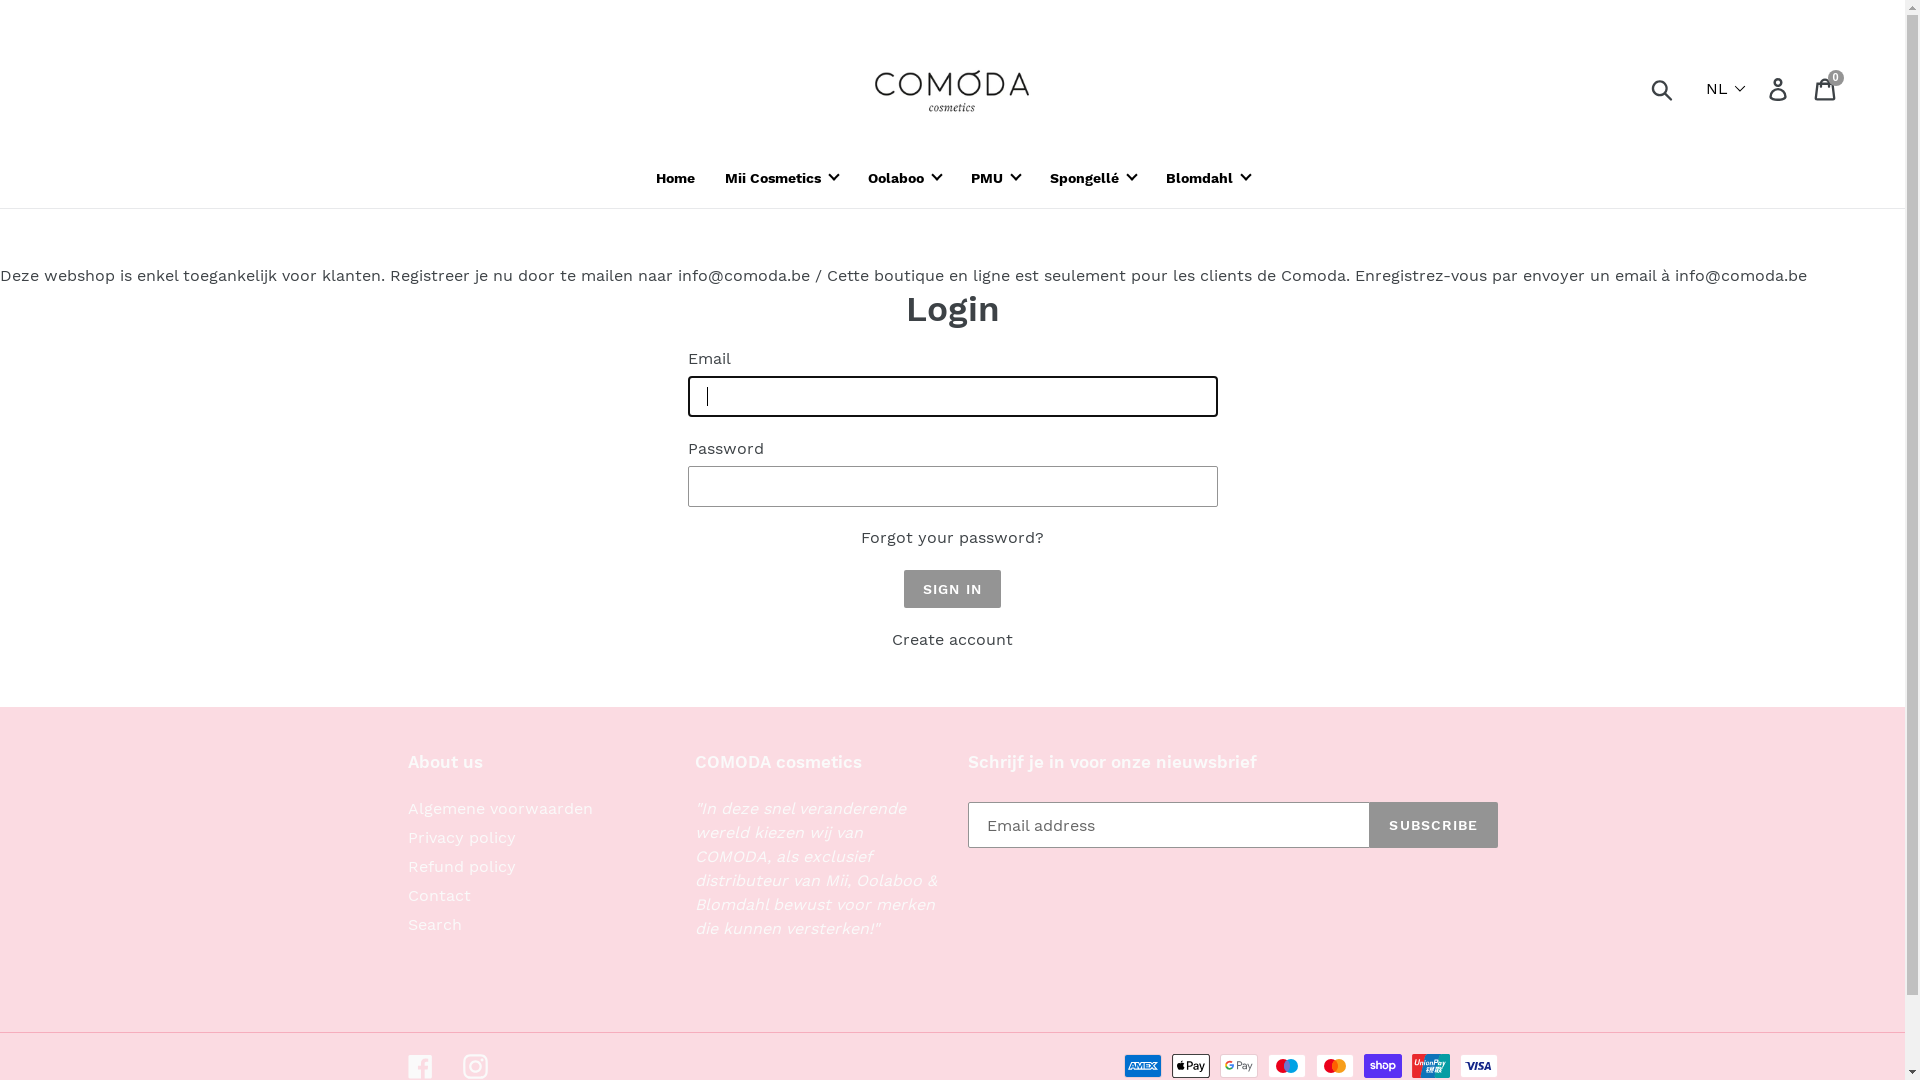  What do you see at coordinates (951, 536) in the screenshot?
I see `'Forgot your password?'` at bounding box center [951, 536].